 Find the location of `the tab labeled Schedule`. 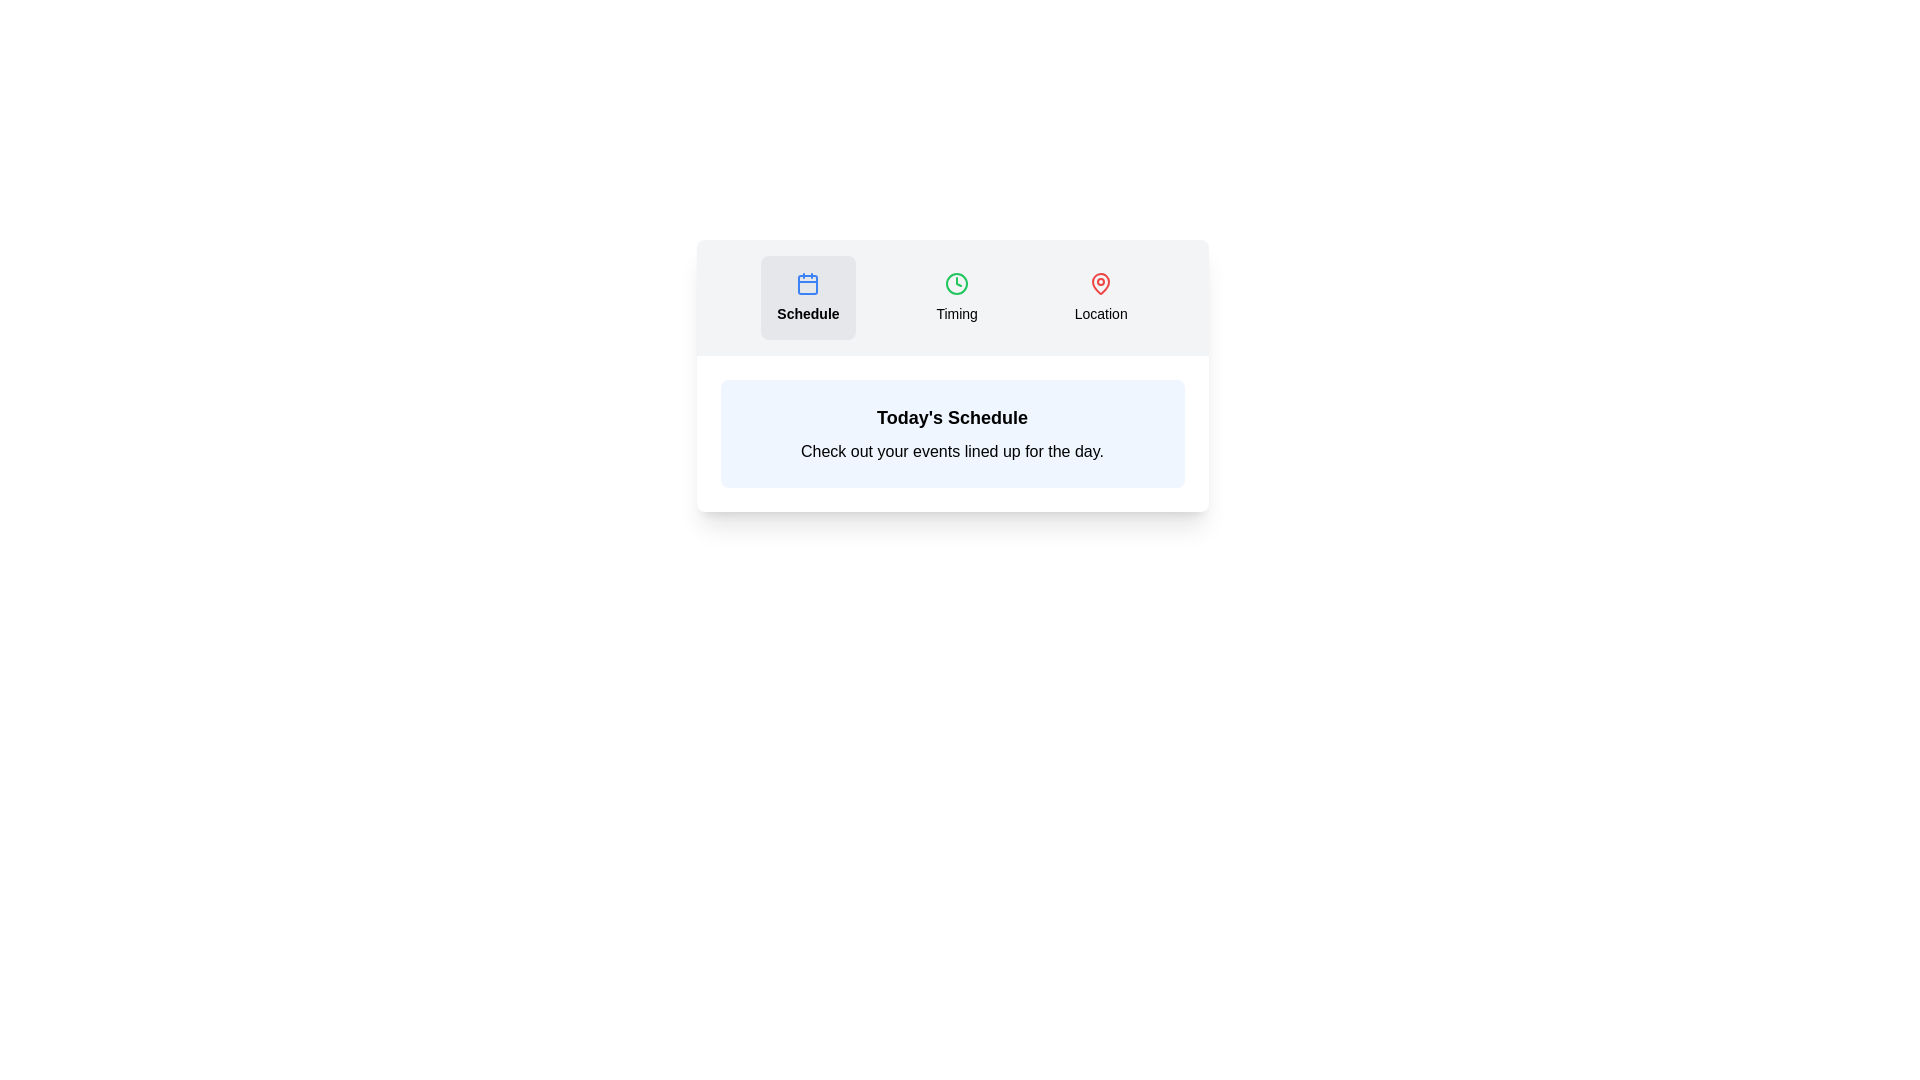

the tab labeled Schedule is located at coordinates (808, 297).